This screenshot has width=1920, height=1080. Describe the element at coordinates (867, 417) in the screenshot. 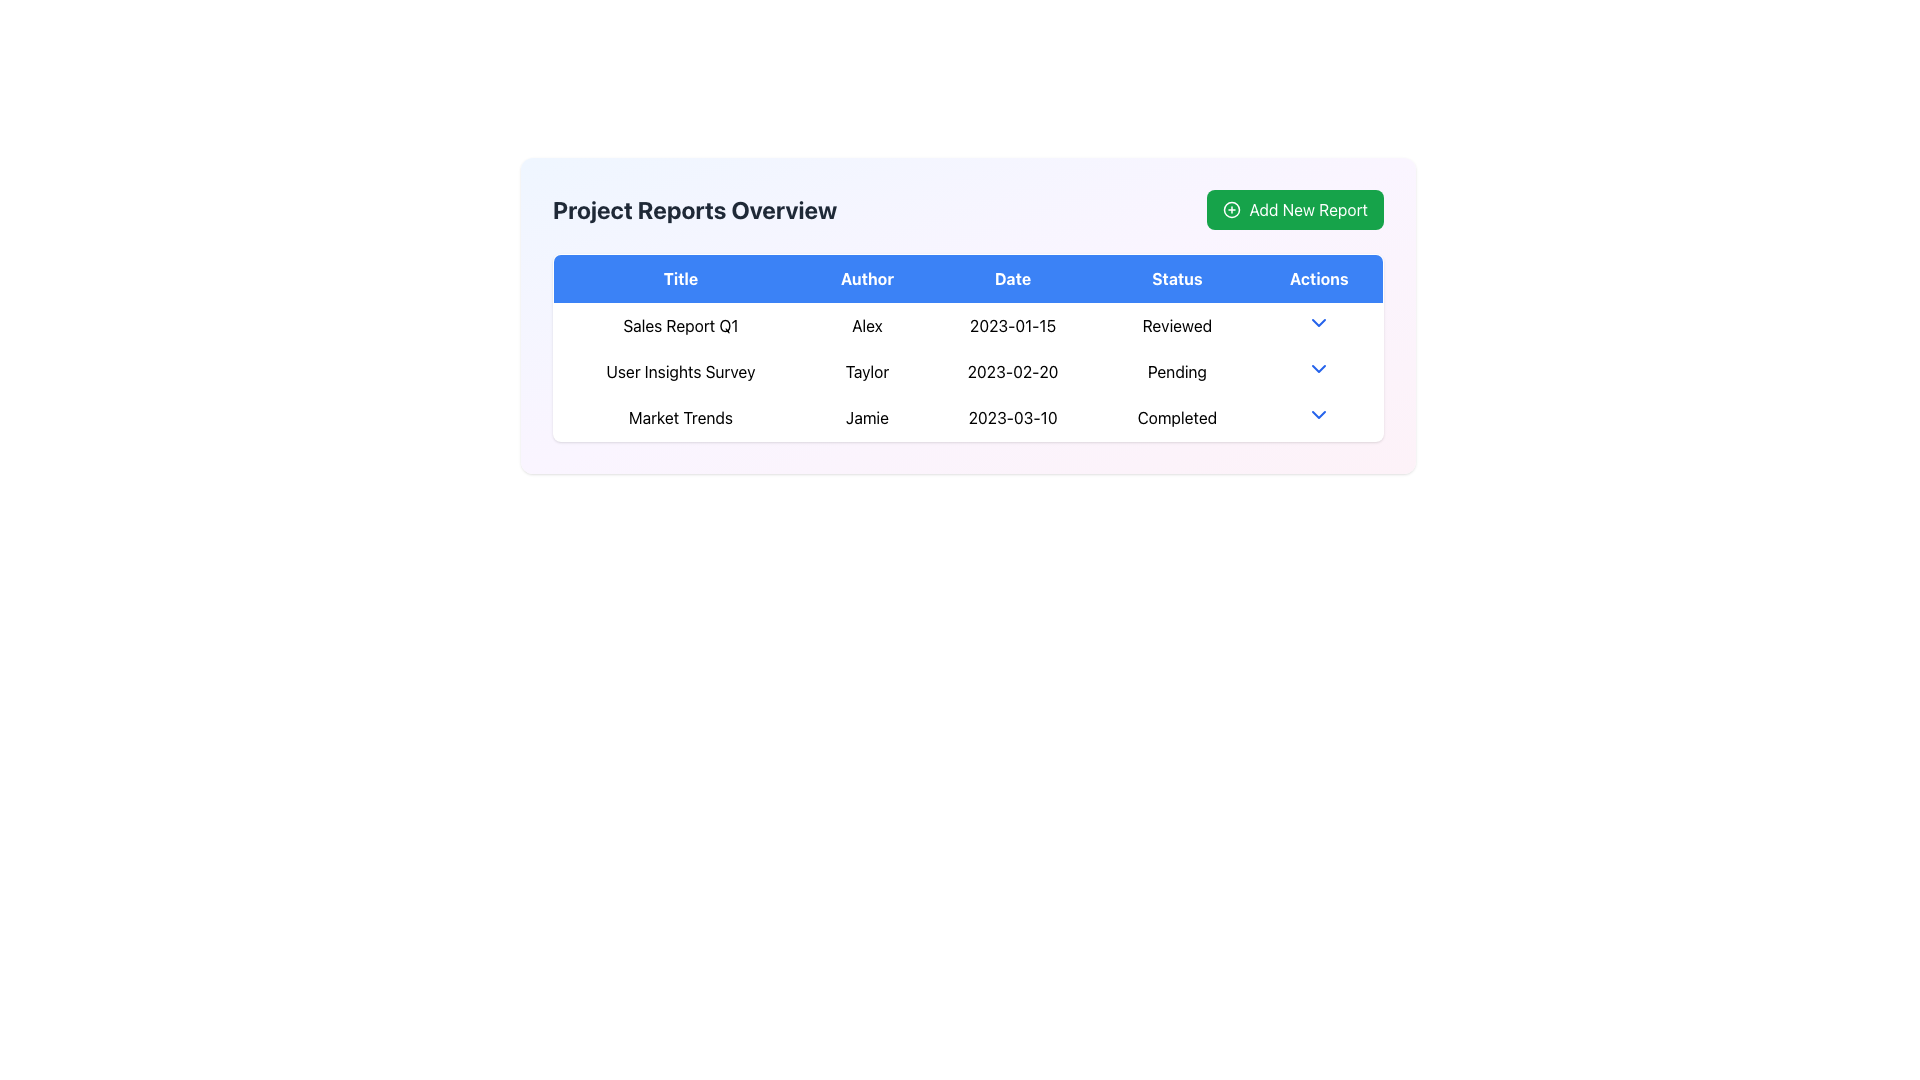

I see `the 'Author' text label in the 'Market Trends' table, which designates the author for this row's entry` at that location.